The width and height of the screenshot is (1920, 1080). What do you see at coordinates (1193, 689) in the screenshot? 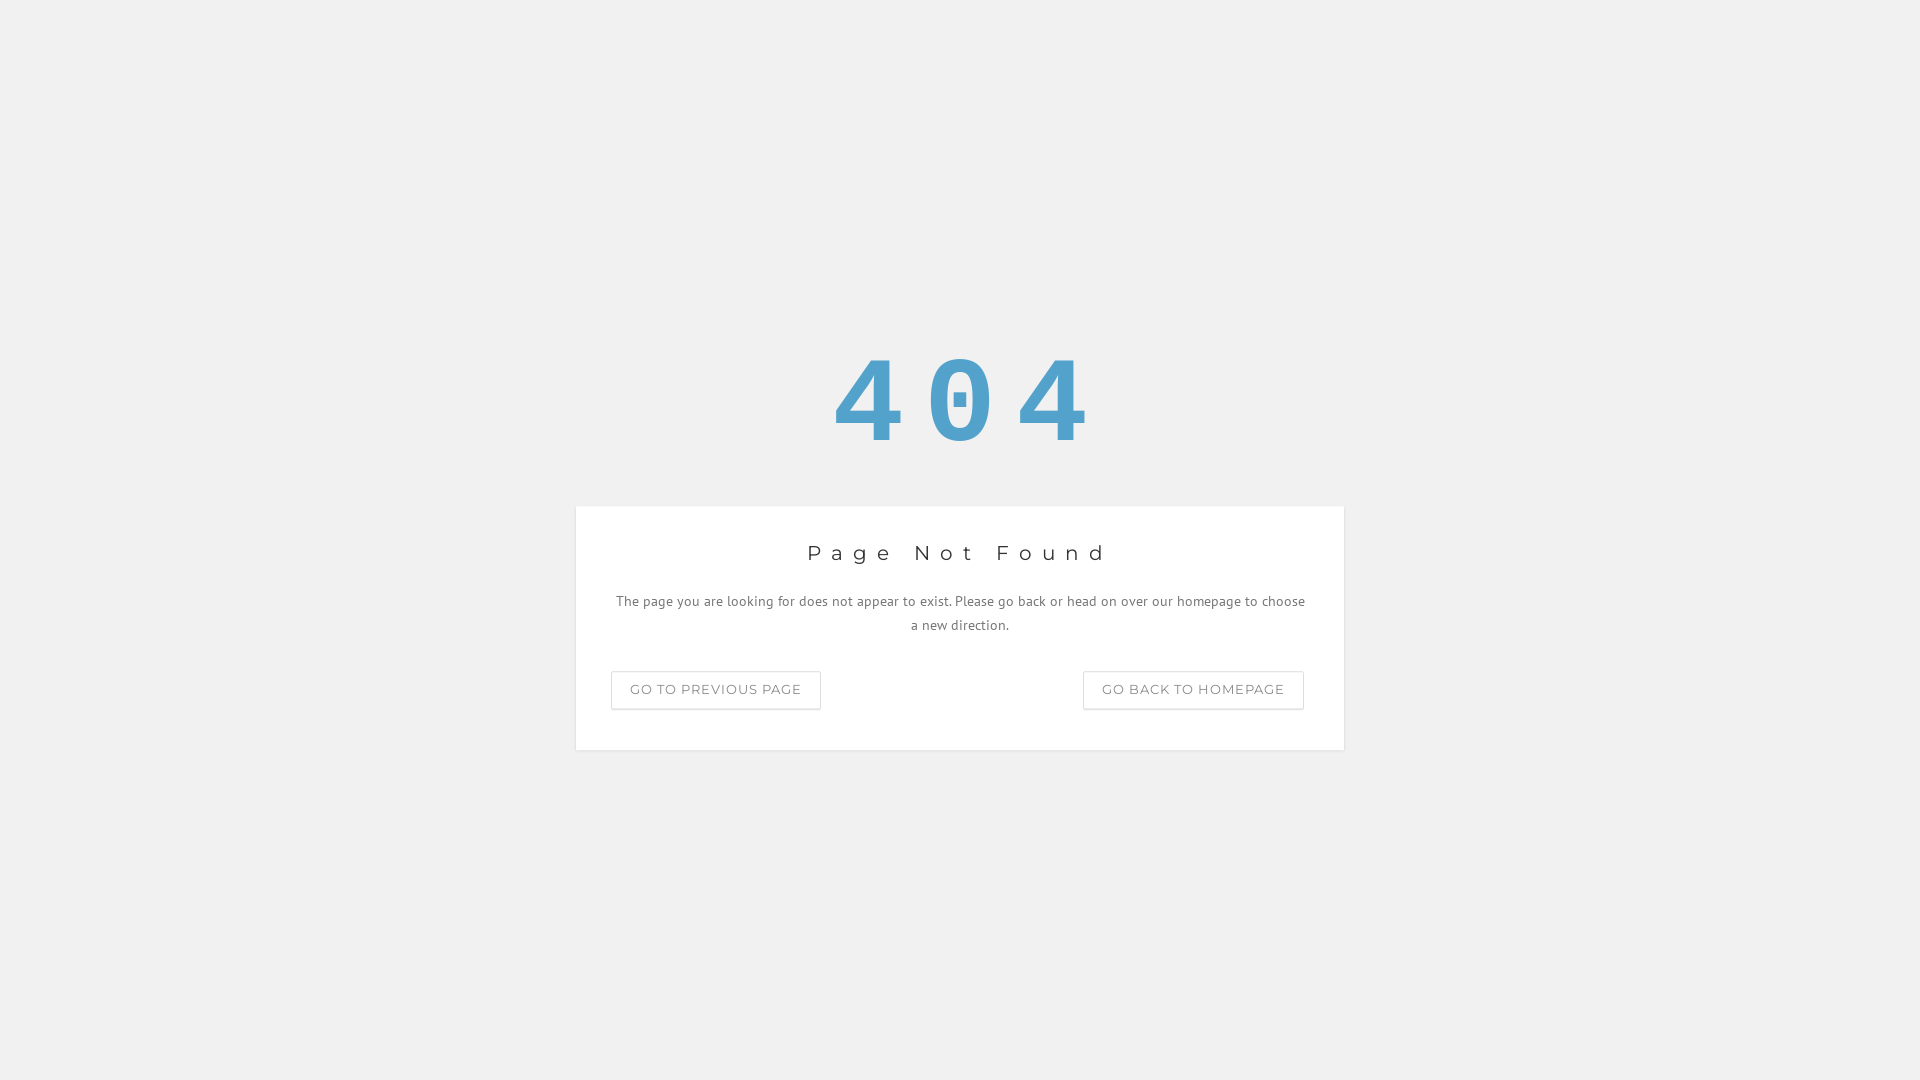
I see `'GO BACK TO HOMEPAGE'` at bounding box center [1193, 689].